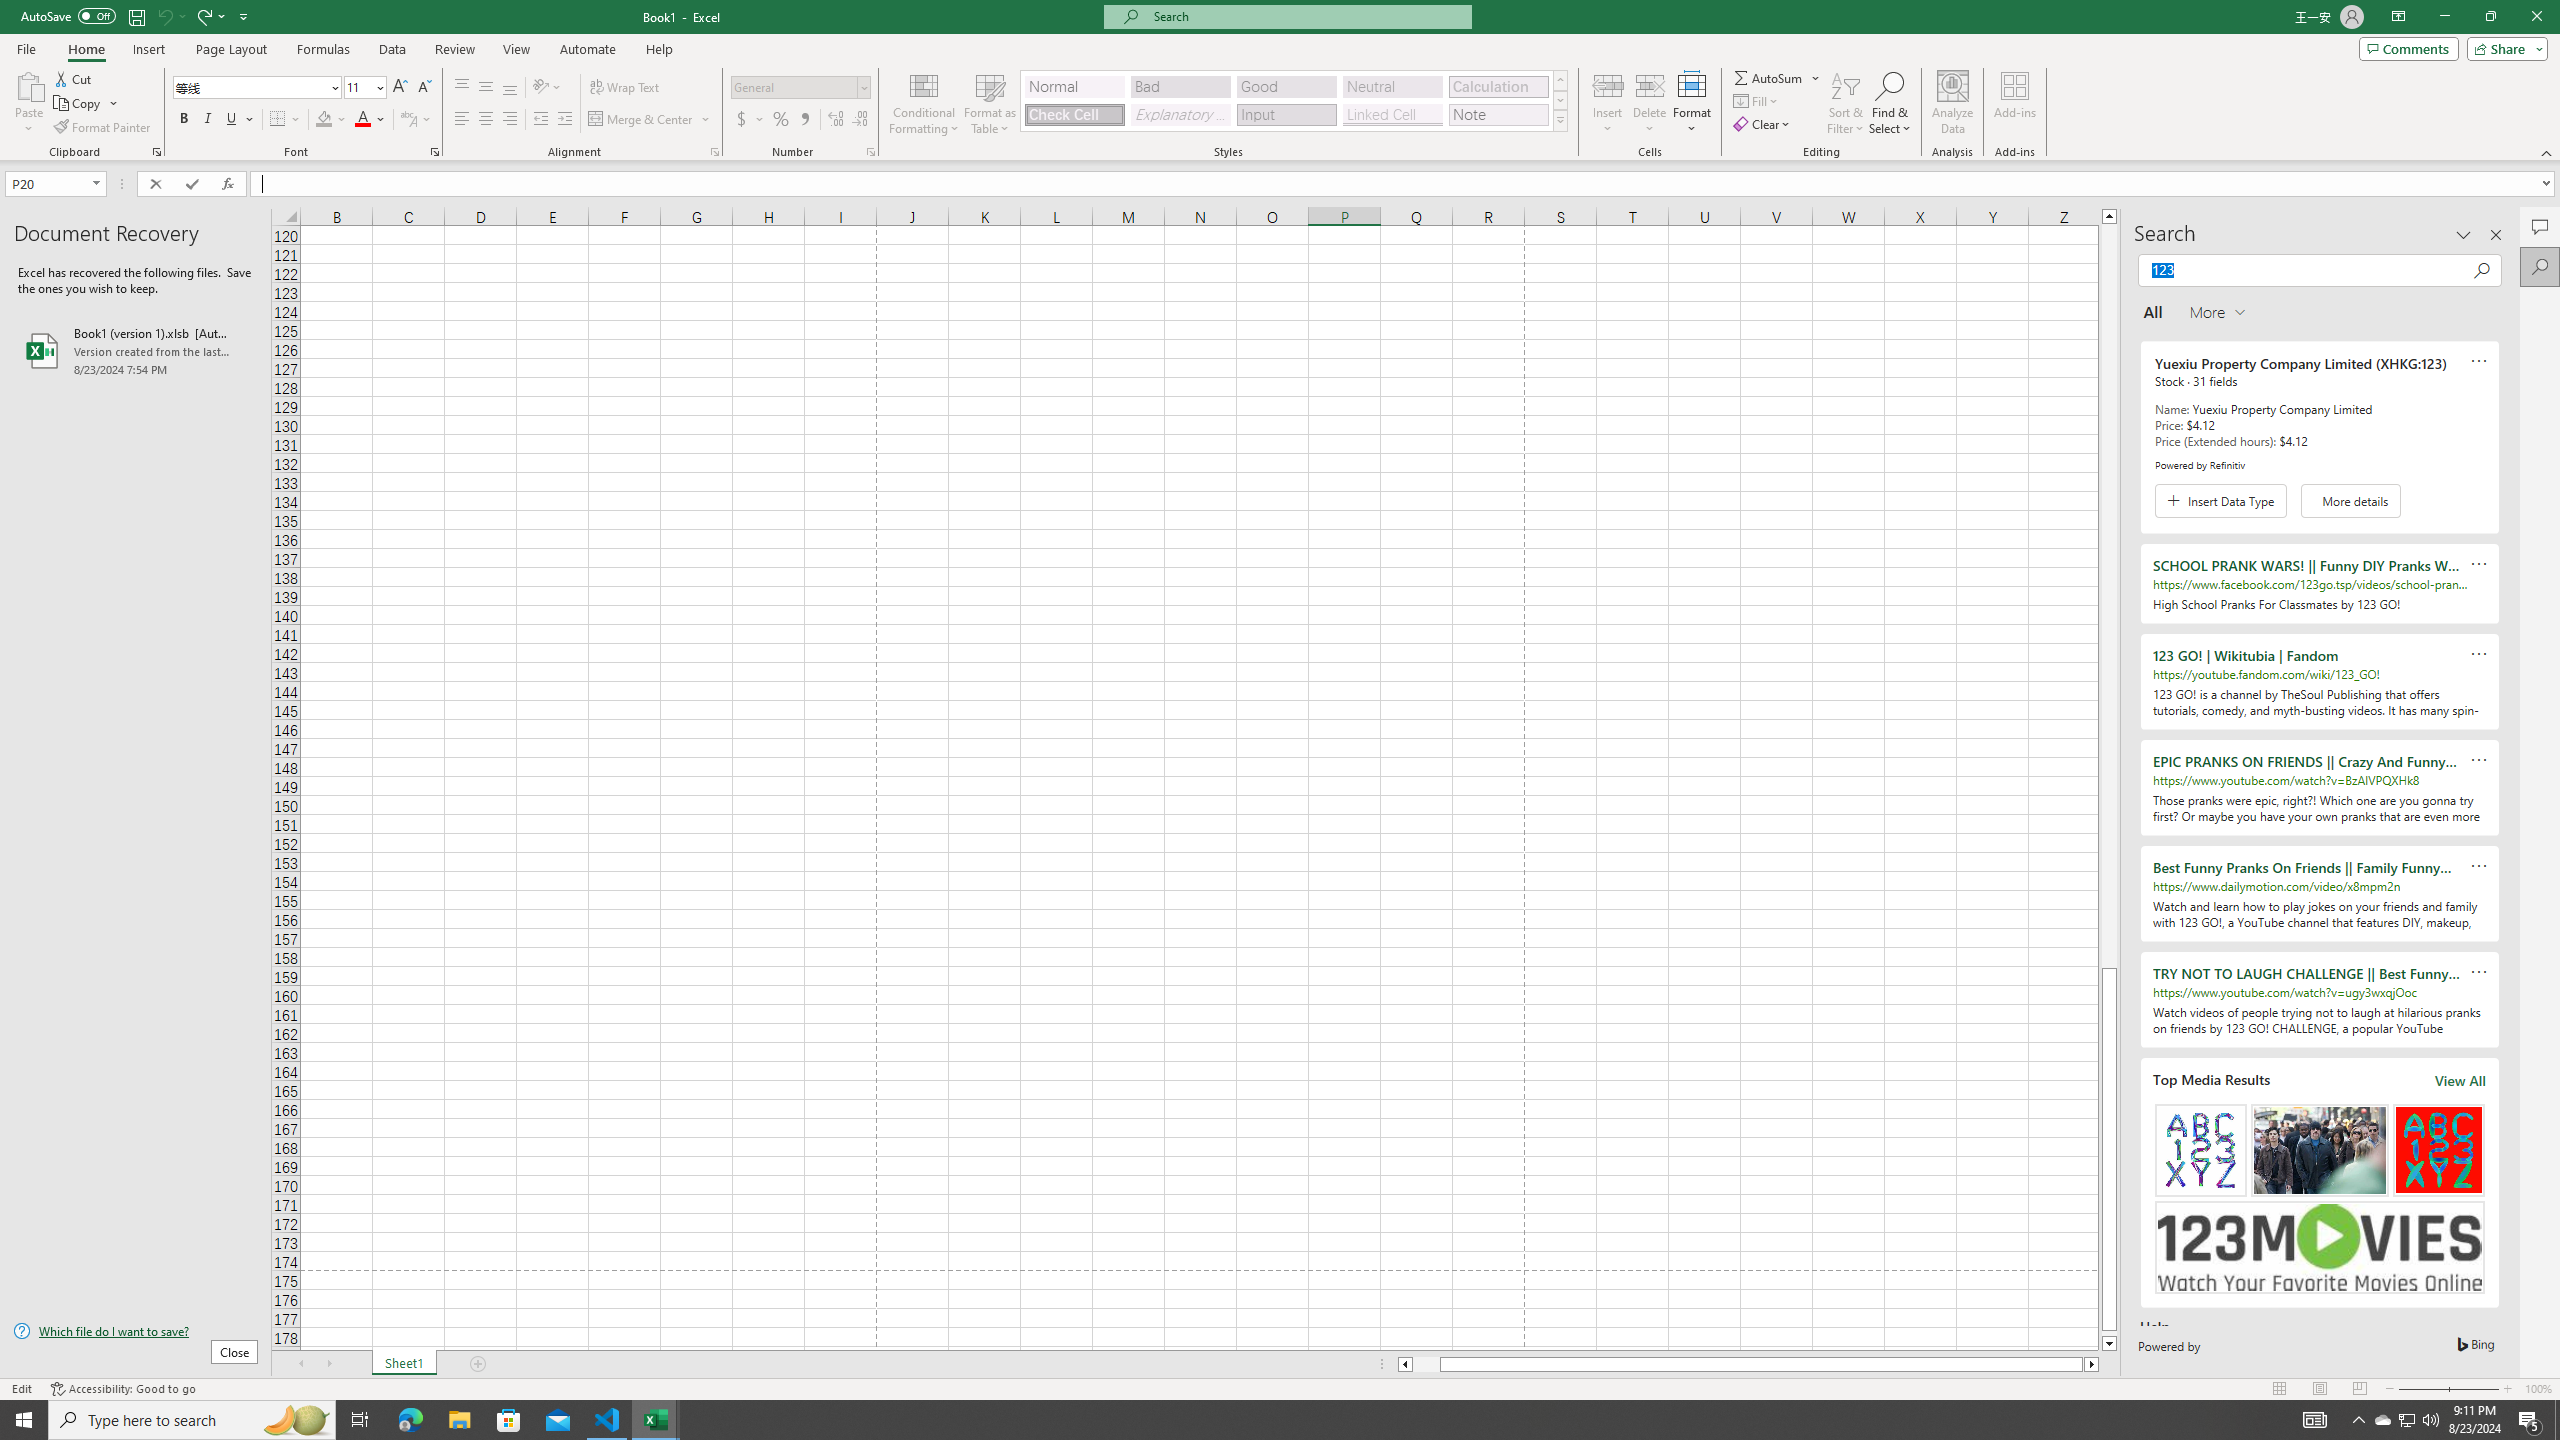  I want to click on 'Cell Styles', so click(1560, 119).